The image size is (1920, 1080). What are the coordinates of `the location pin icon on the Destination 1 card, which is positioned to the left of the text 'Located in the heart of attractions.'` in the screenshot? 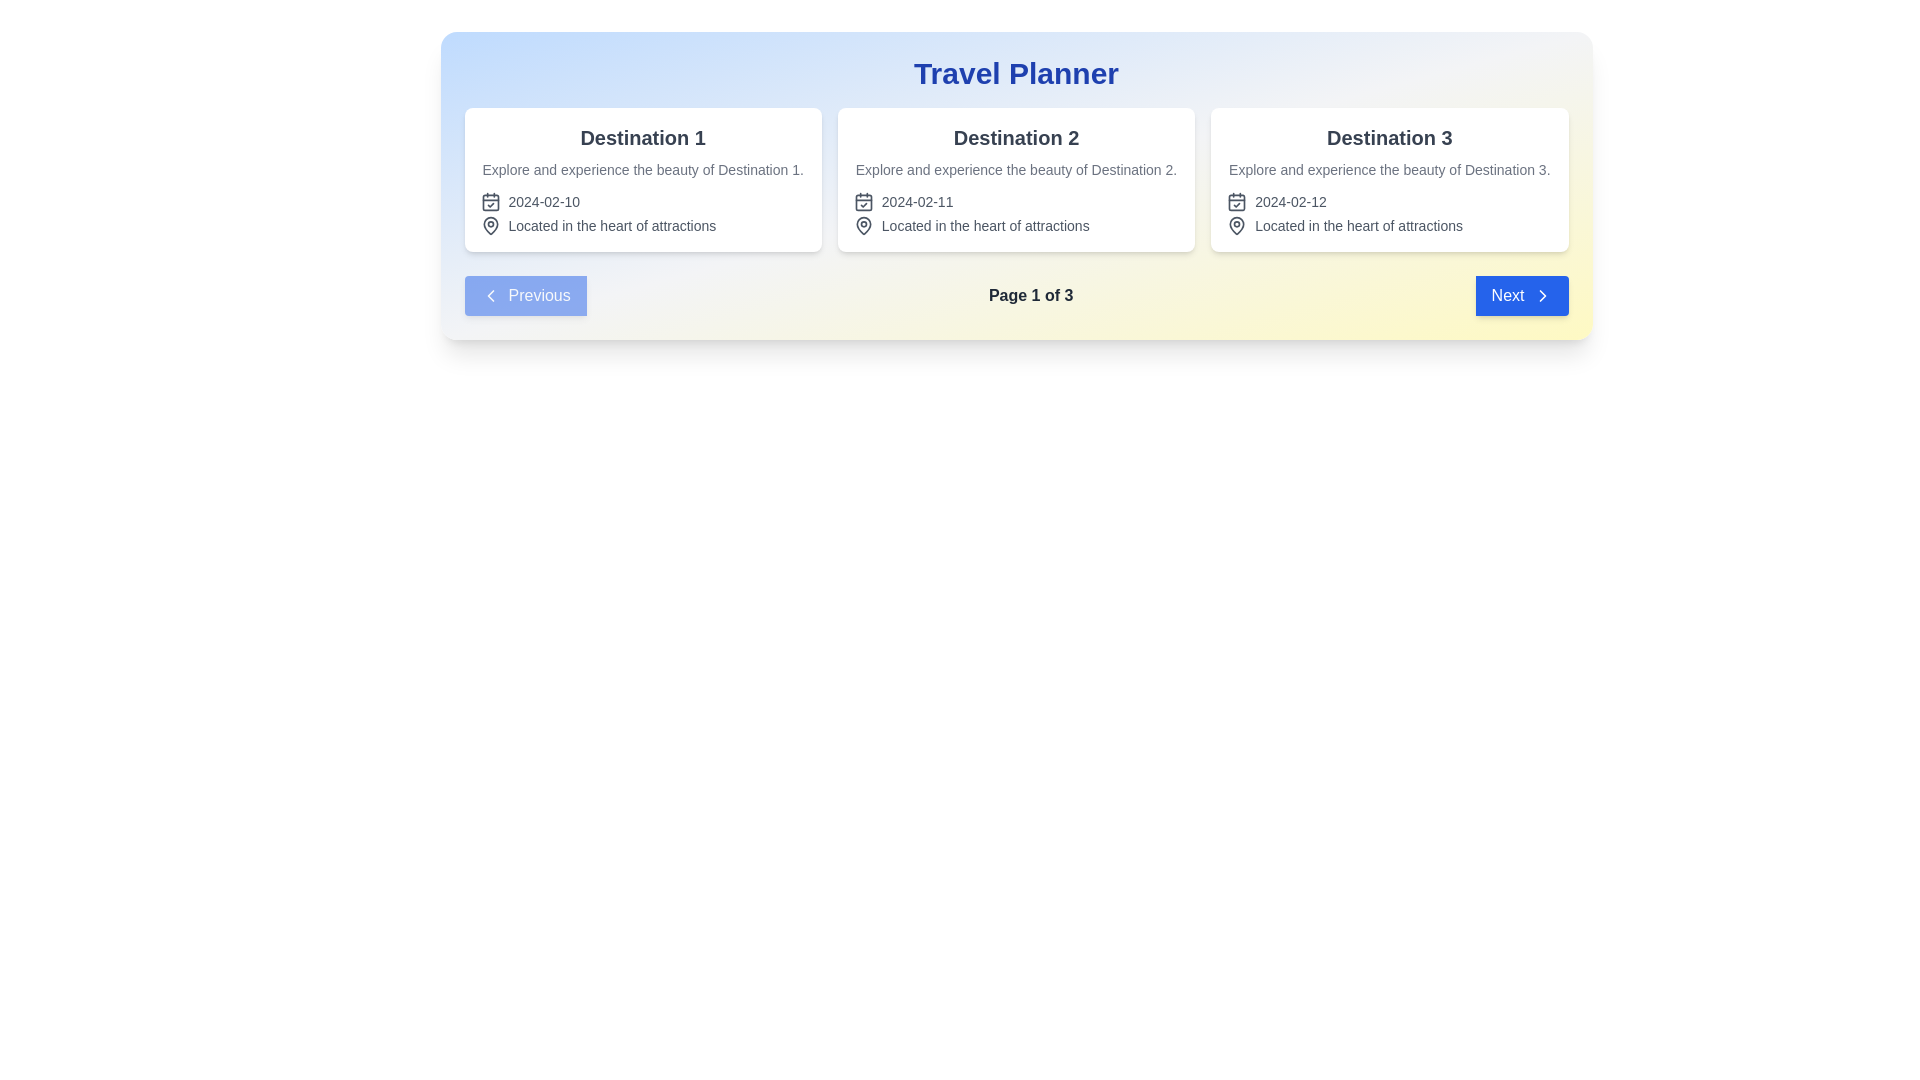 It's located at (490, 225).